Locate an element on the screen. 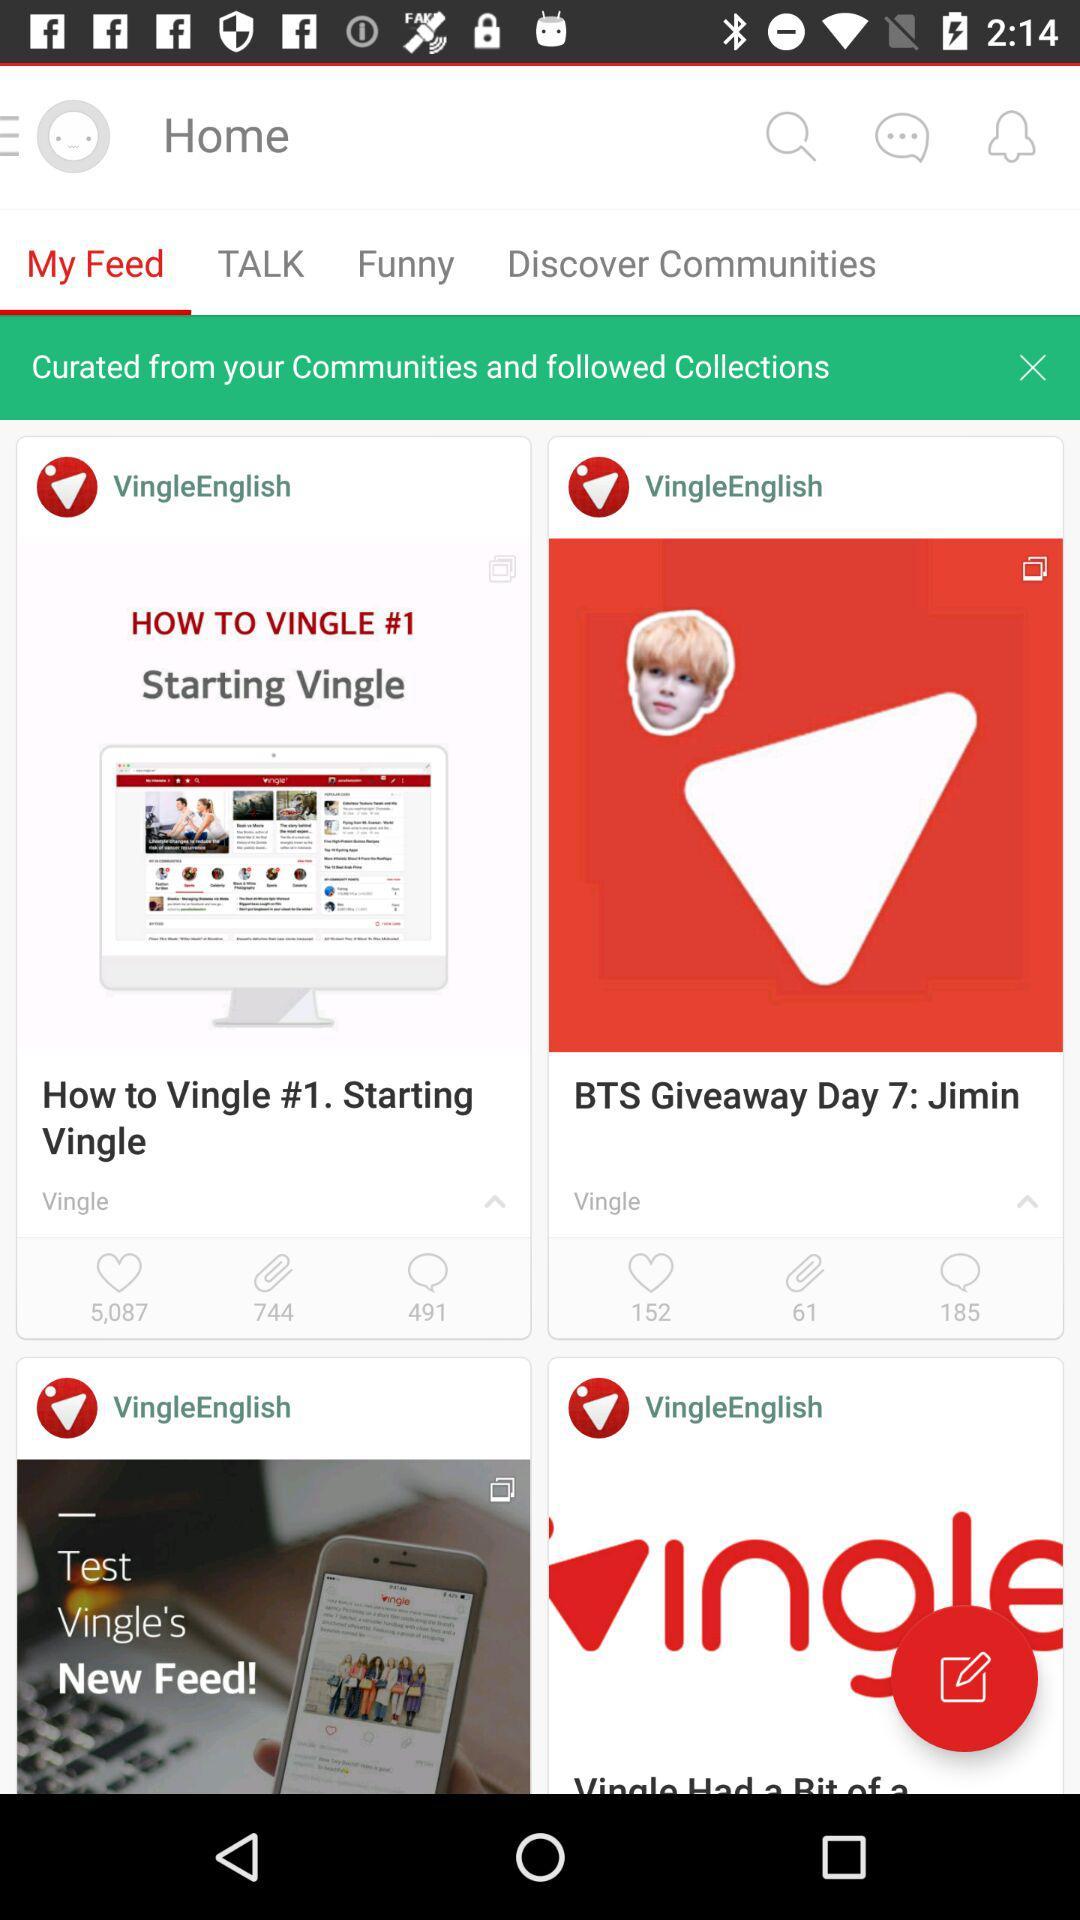 Image resolution: width=1080 pixels, height=1920 pixels. item above vingleenglish icon is located at coordinates (273, 1290).